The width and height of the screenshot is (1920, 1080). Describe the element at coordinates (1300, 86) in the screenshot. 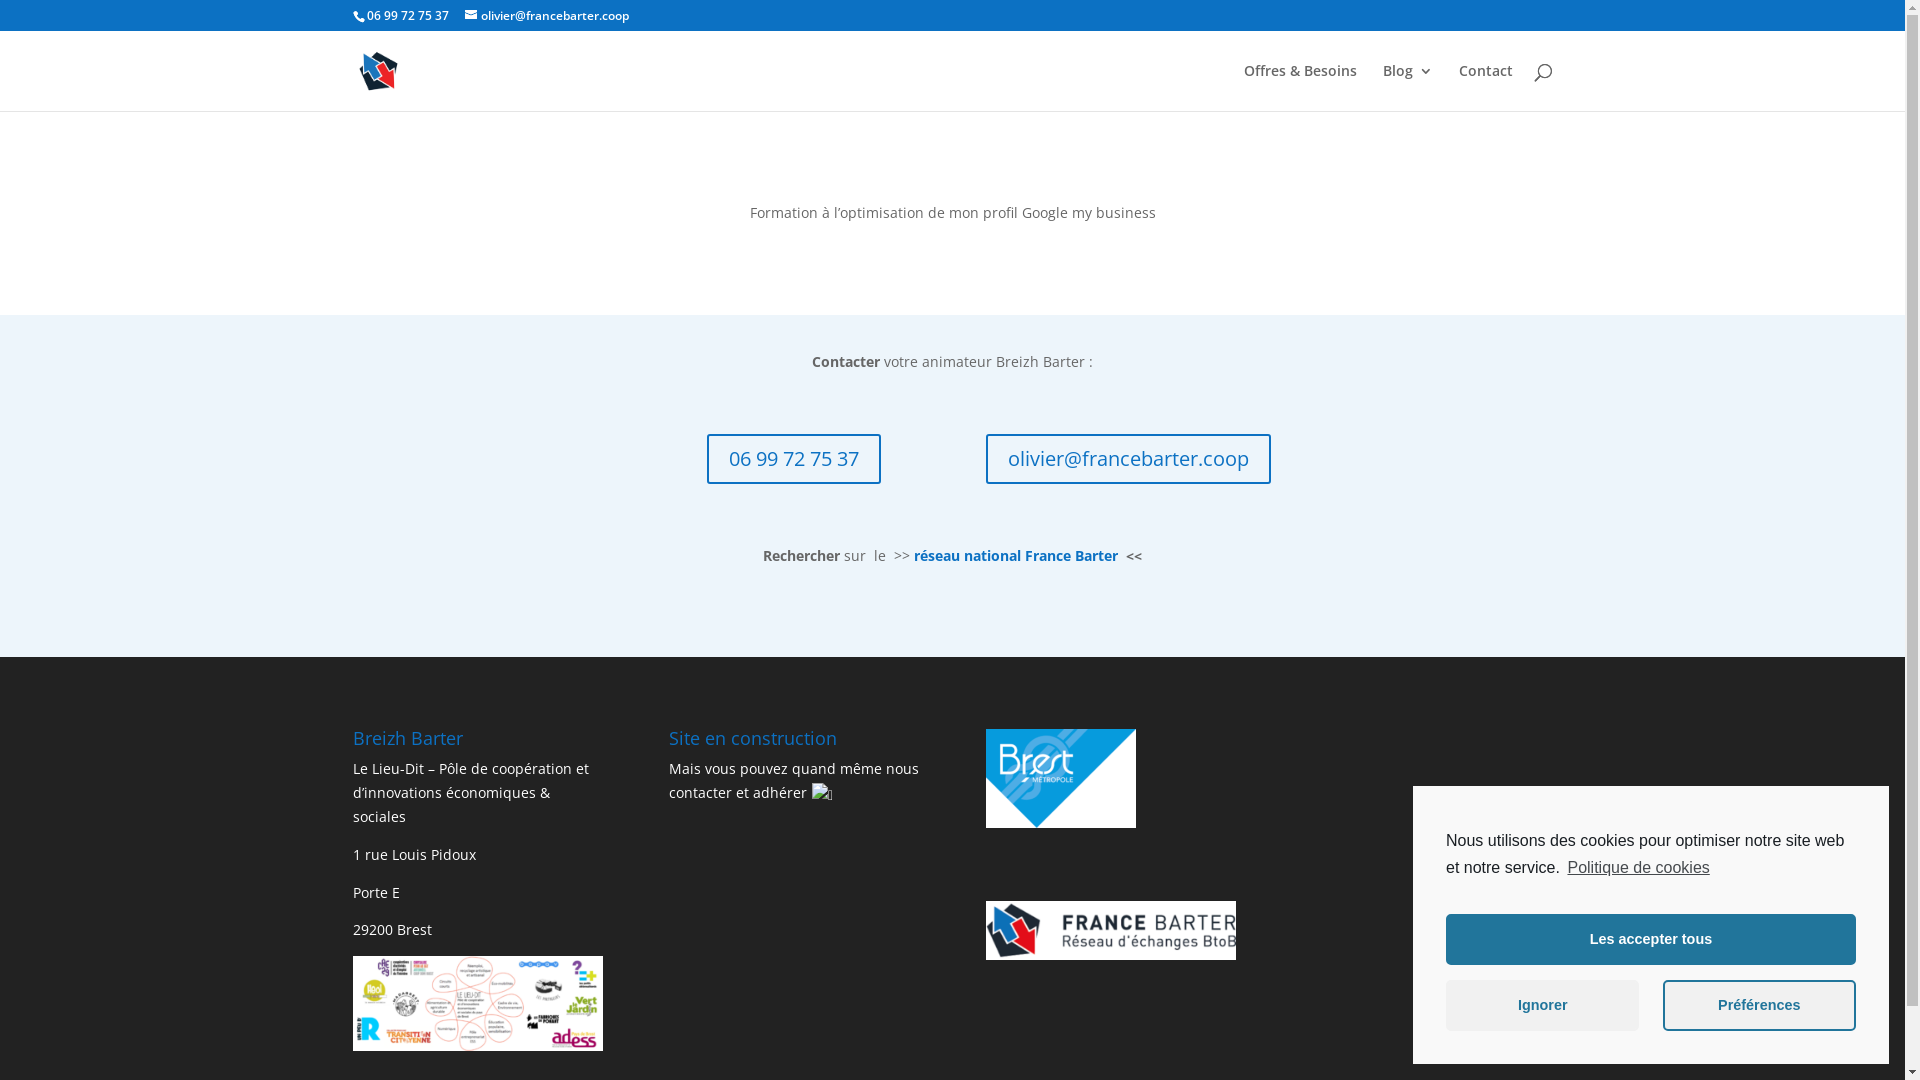

I see `'Offres & Besoins'` at that location.